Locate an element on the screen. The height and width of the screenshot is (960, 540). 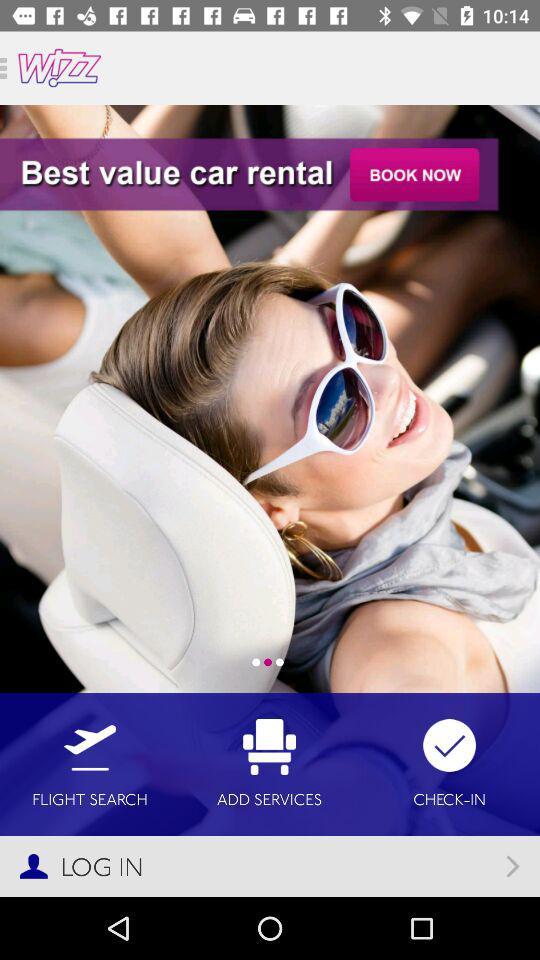
flight search is located at coordinates (89, 763).